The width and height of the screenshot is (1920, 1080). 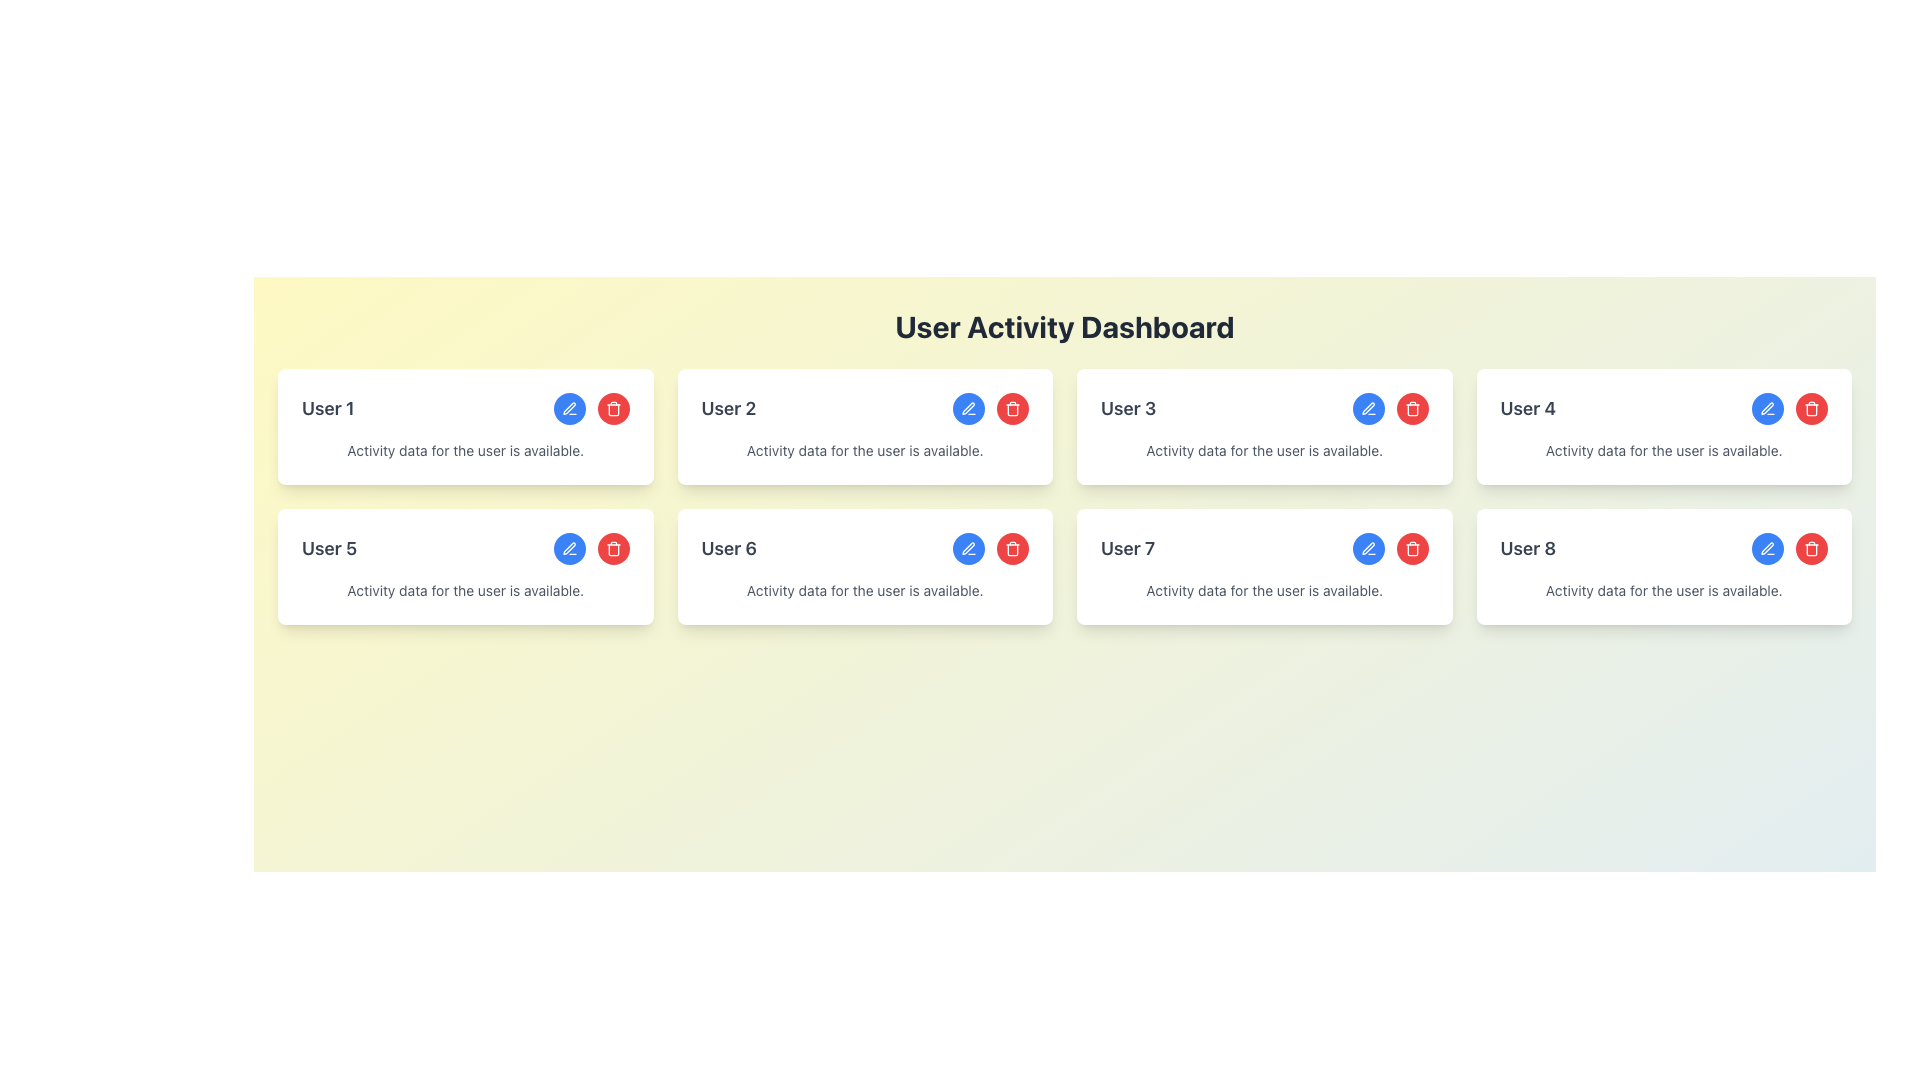 I want to click on the card element that displays 'User 3' and contains edit and delete icons, positioned in the third column of the top row of a grid layout, so click(x=1263, y=426).